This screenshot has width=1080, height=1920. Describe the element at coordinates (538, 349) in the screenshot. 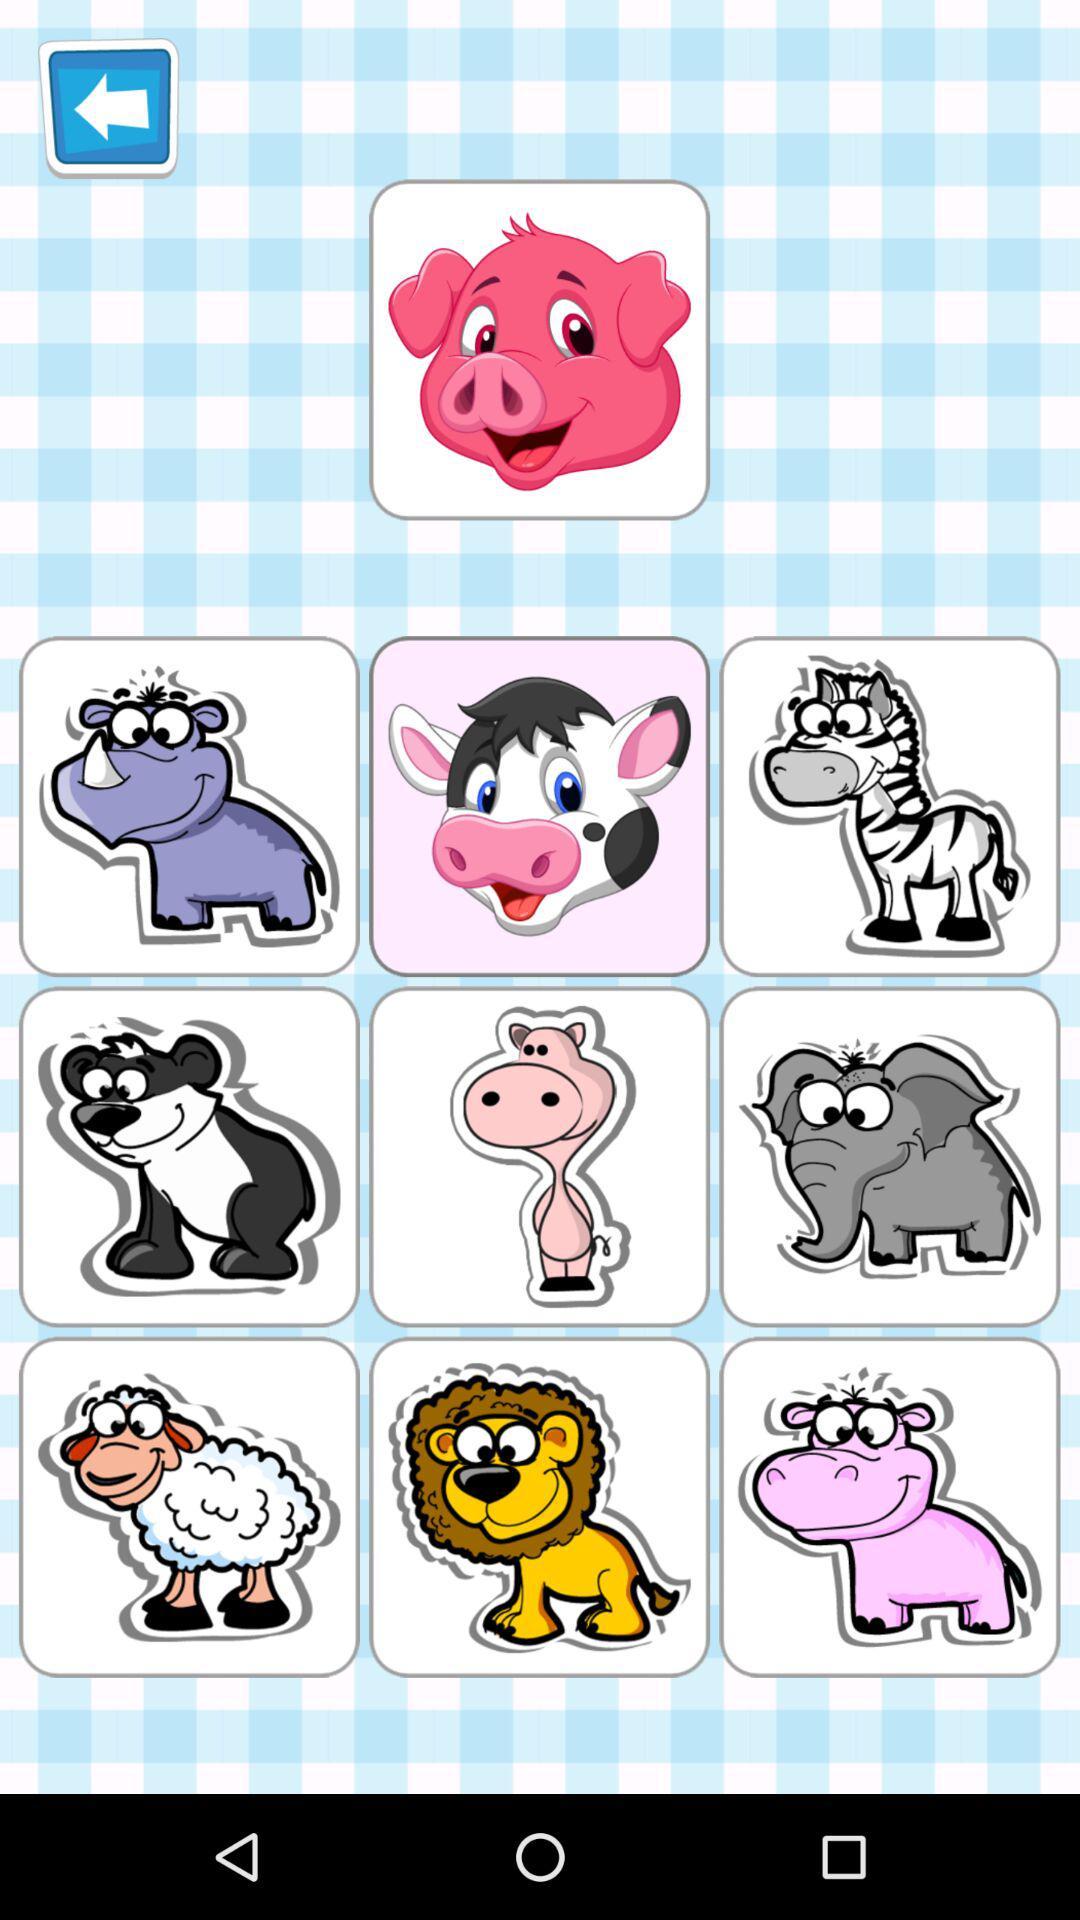

I see `choose image` at that location.